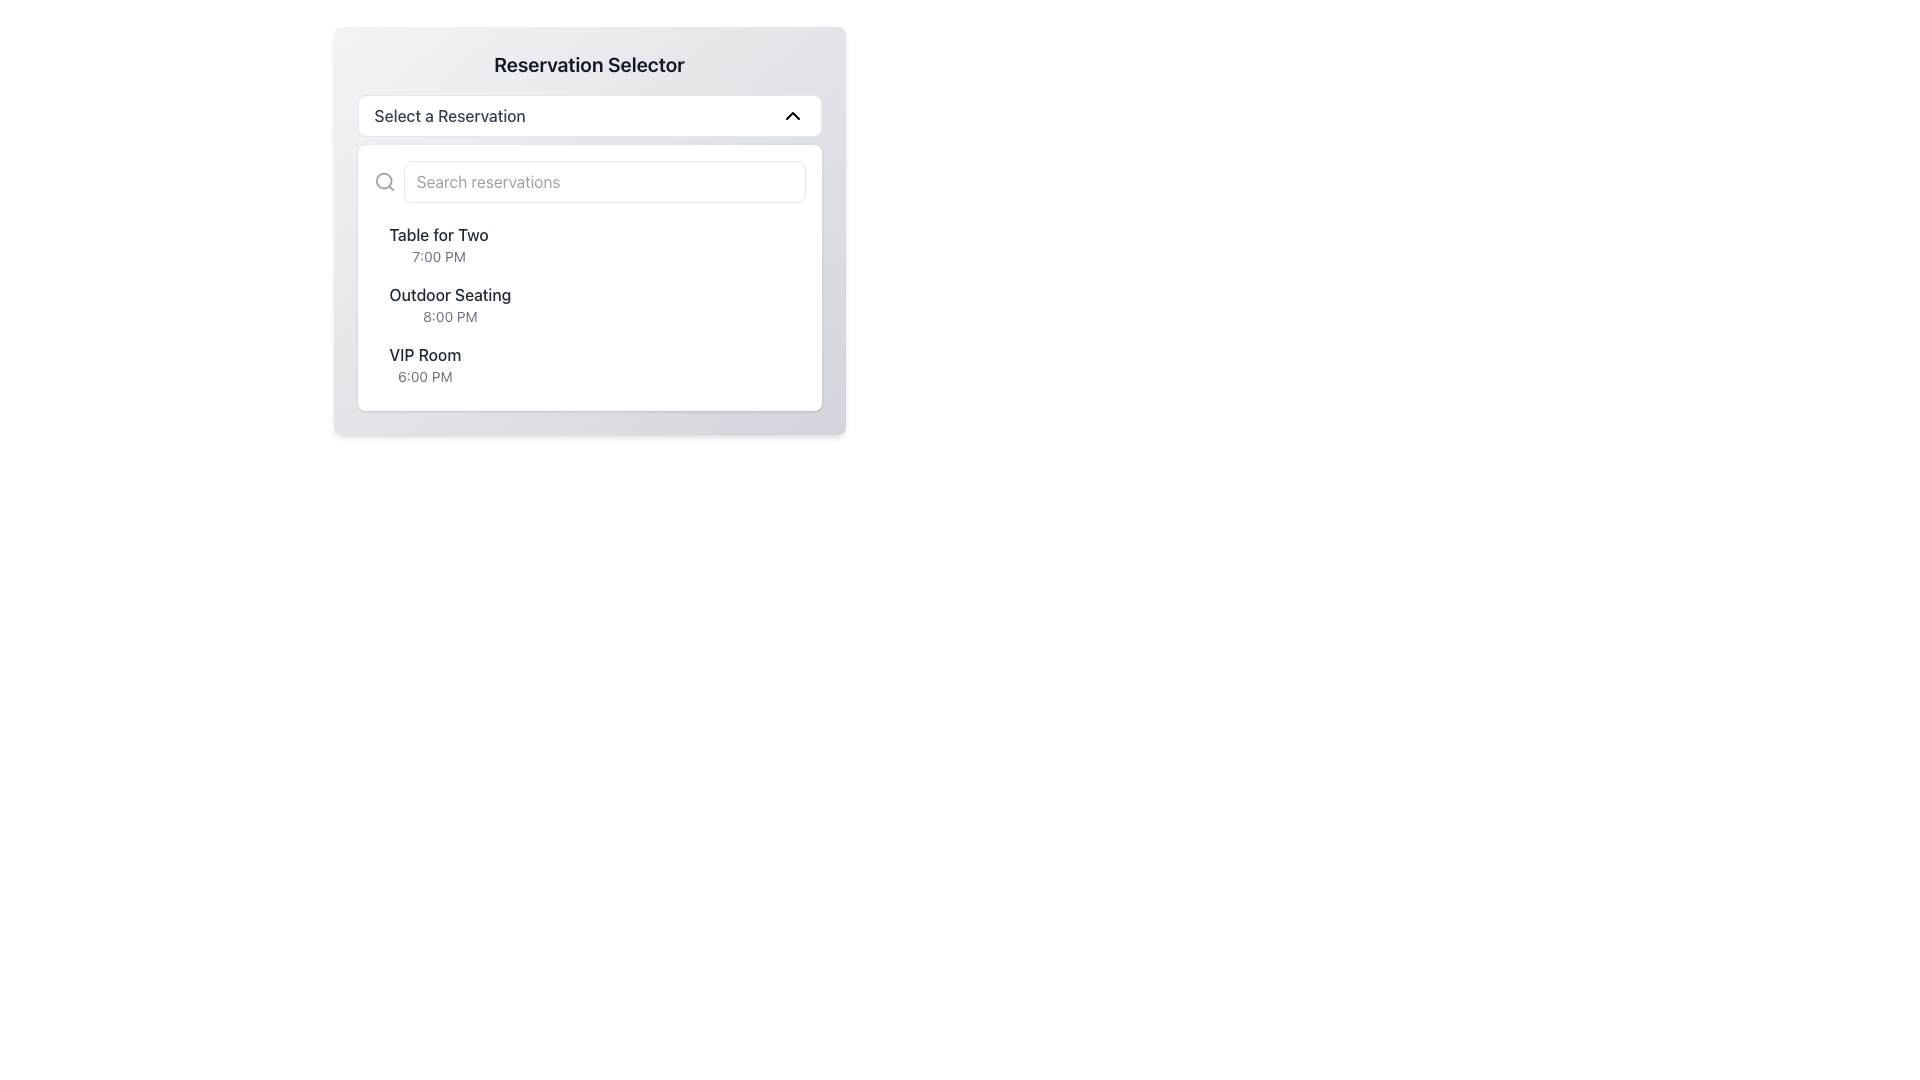 This screenshot has width=1920, height=1080. I want to click on the static text label or heading that serves as the title for the reservation selection section, positioned at the top of the interface, so click(588, 64).